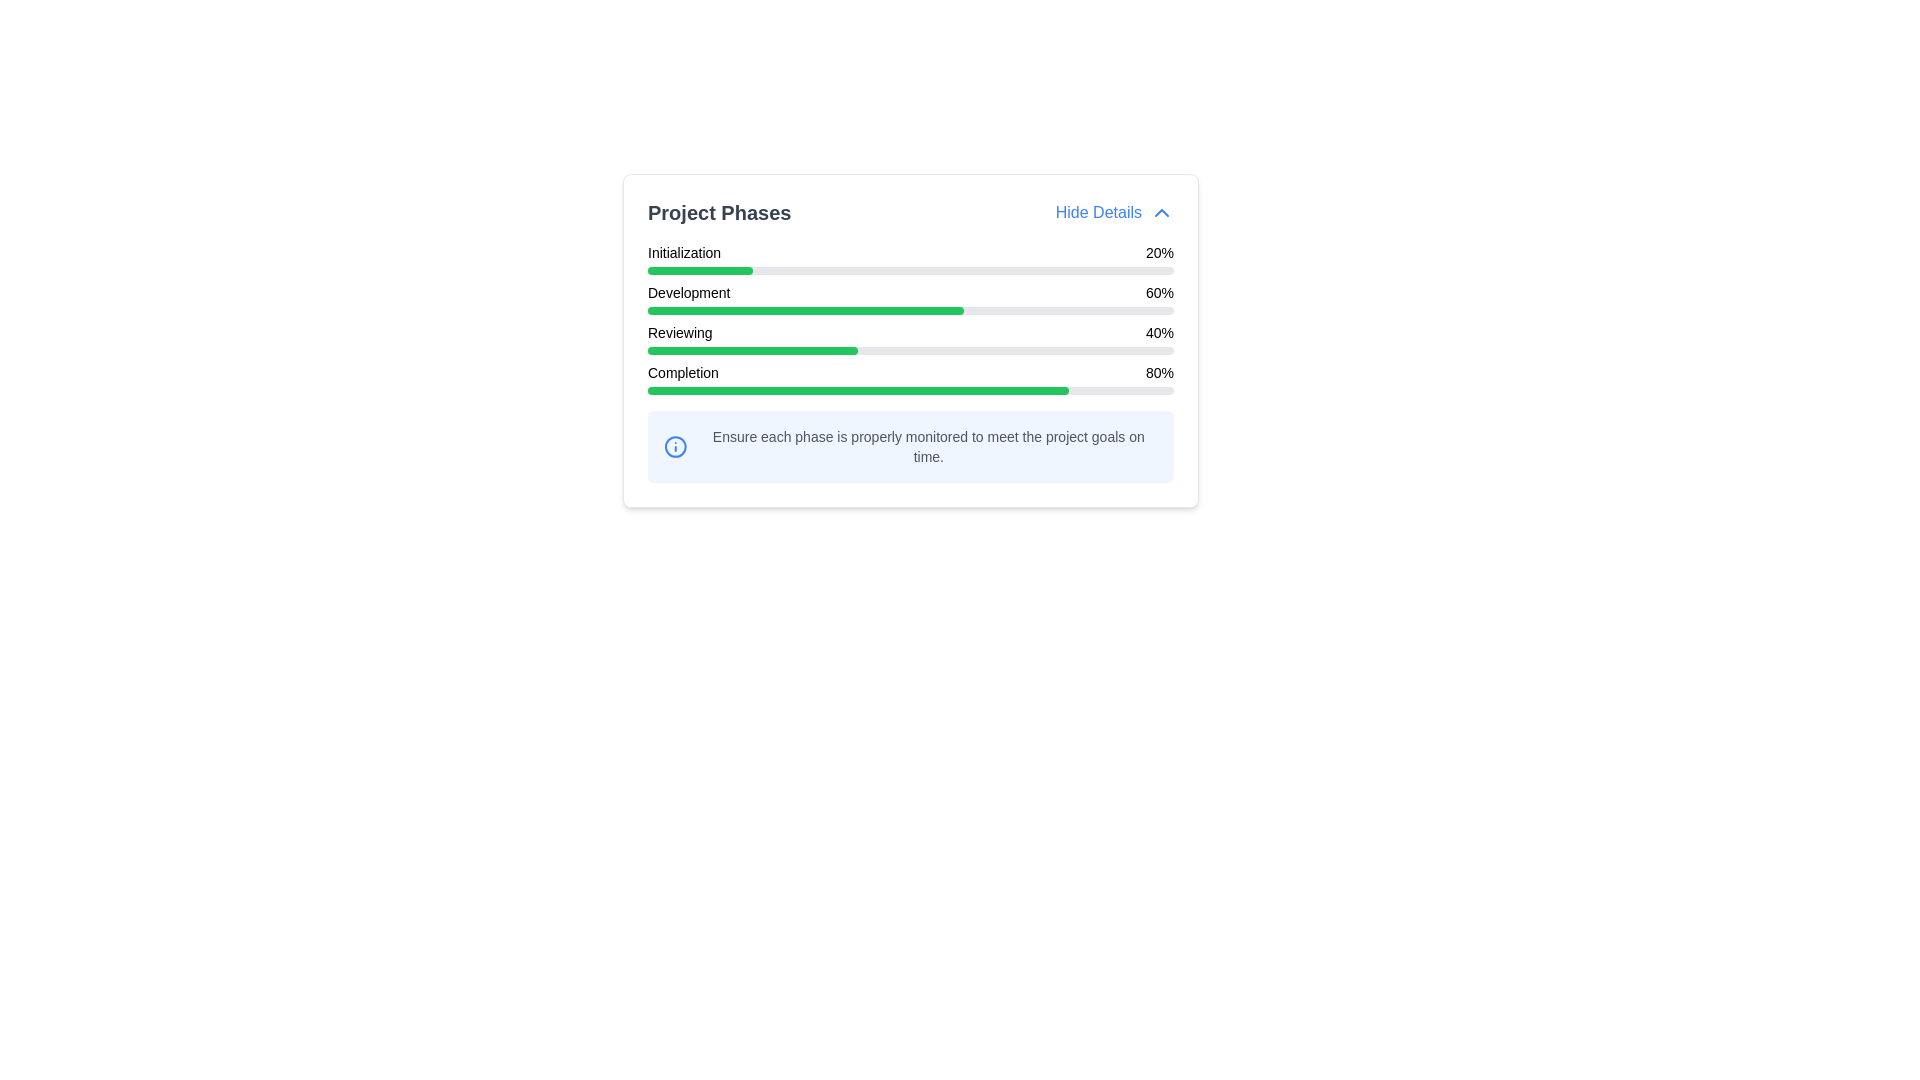 This screenshot has width=1920, height=1080. Describe the element at coordinates (1113, 212) in the screenshot. I see `the toggle button located to the far right of the title text 'Project Phases' to trigger its hover-state` at that location.